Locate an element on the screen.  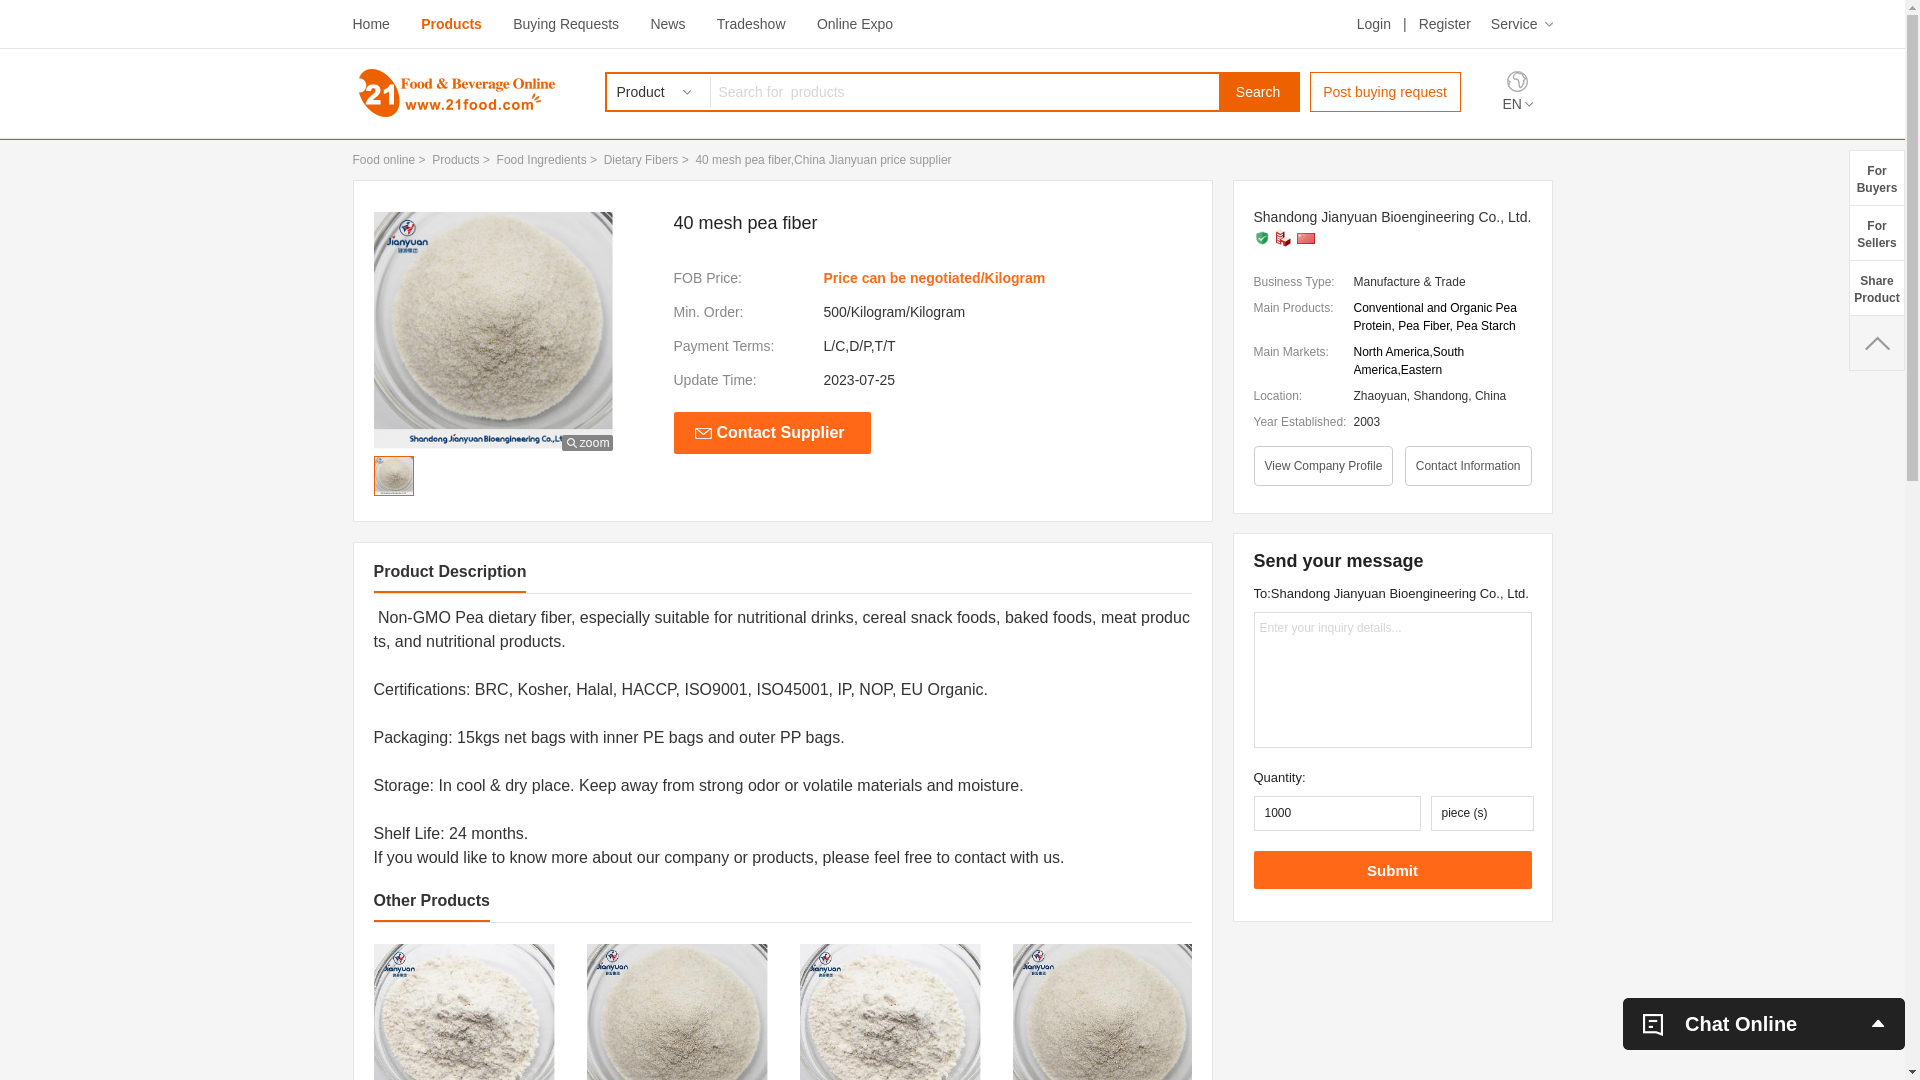
'Contact Information' is located at coordinates (1468, 466).